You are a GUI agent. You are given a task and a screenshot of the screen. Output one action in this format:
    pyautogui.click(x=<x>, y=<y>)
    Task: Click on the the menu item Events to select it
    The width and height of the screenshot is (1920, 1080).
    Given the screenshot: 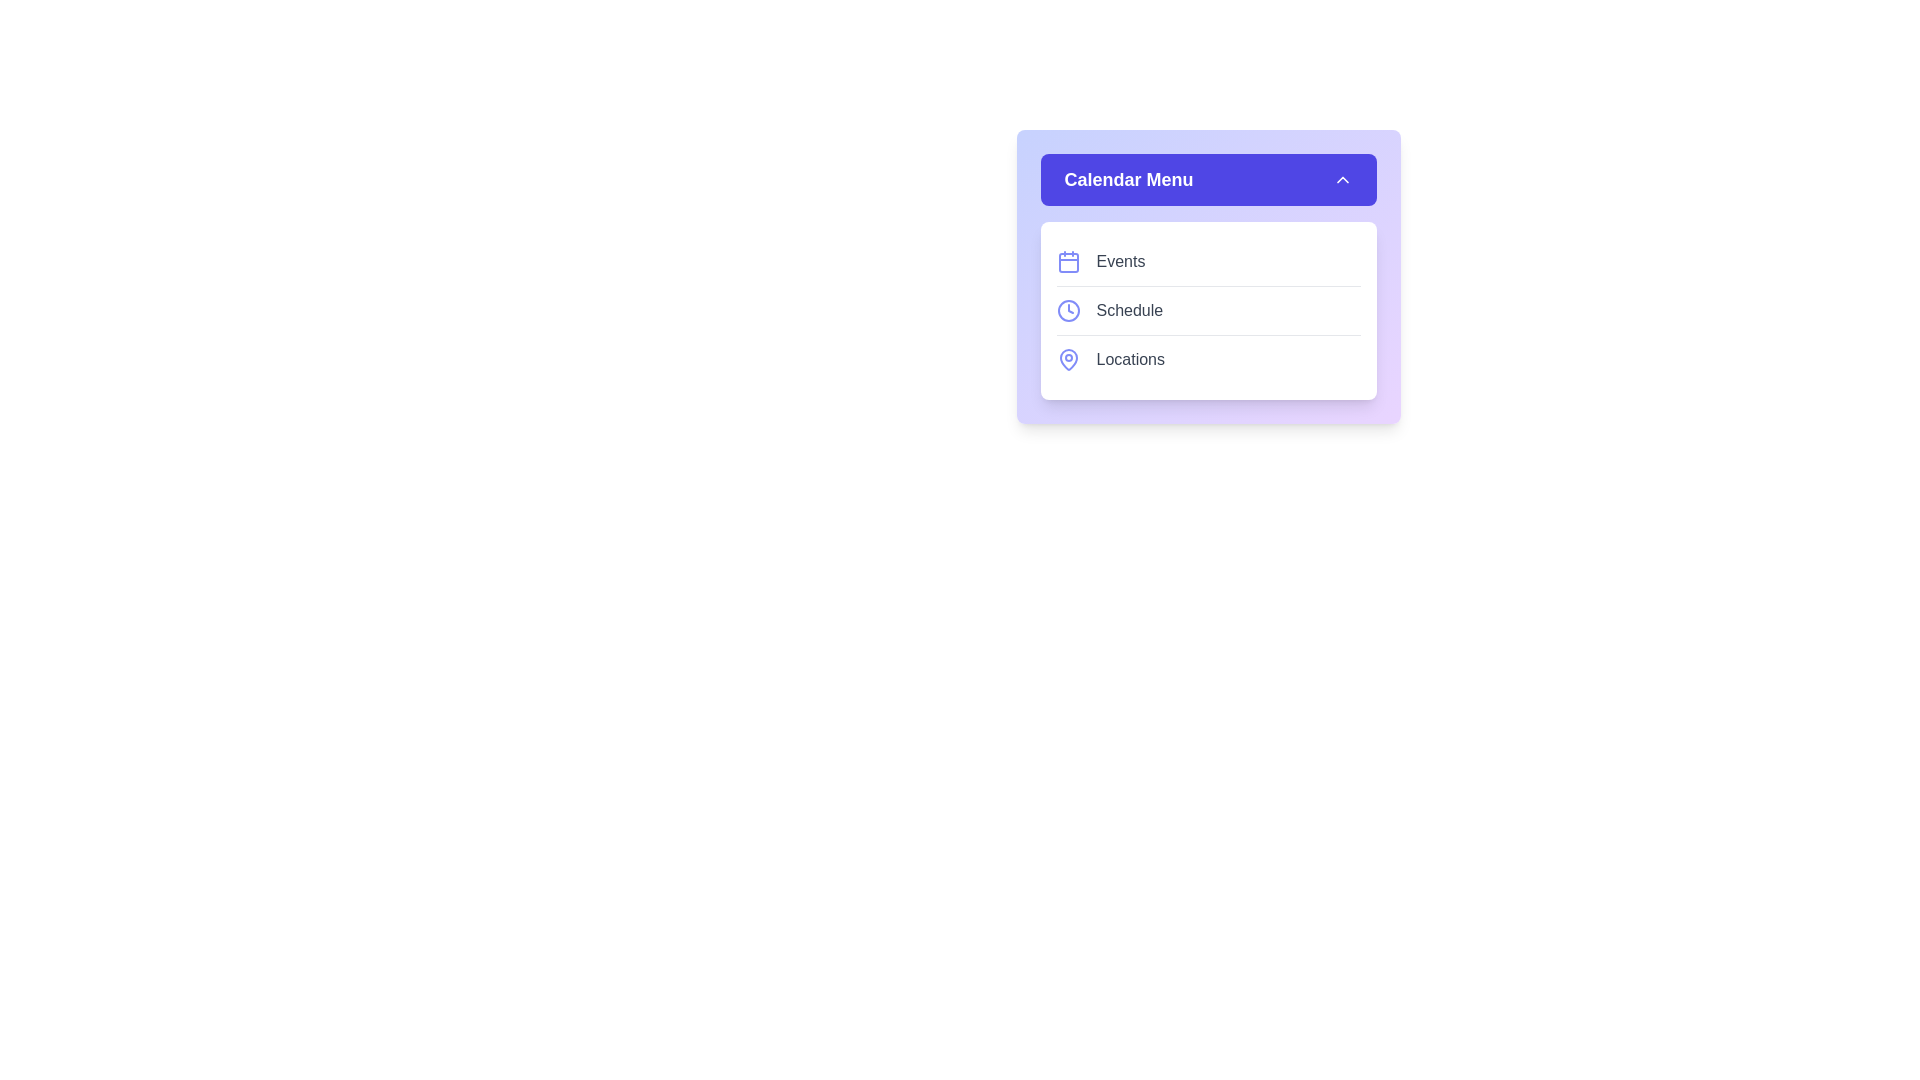 What is the action you would take?
    pyautogui.click(x=1207, y=261)
    